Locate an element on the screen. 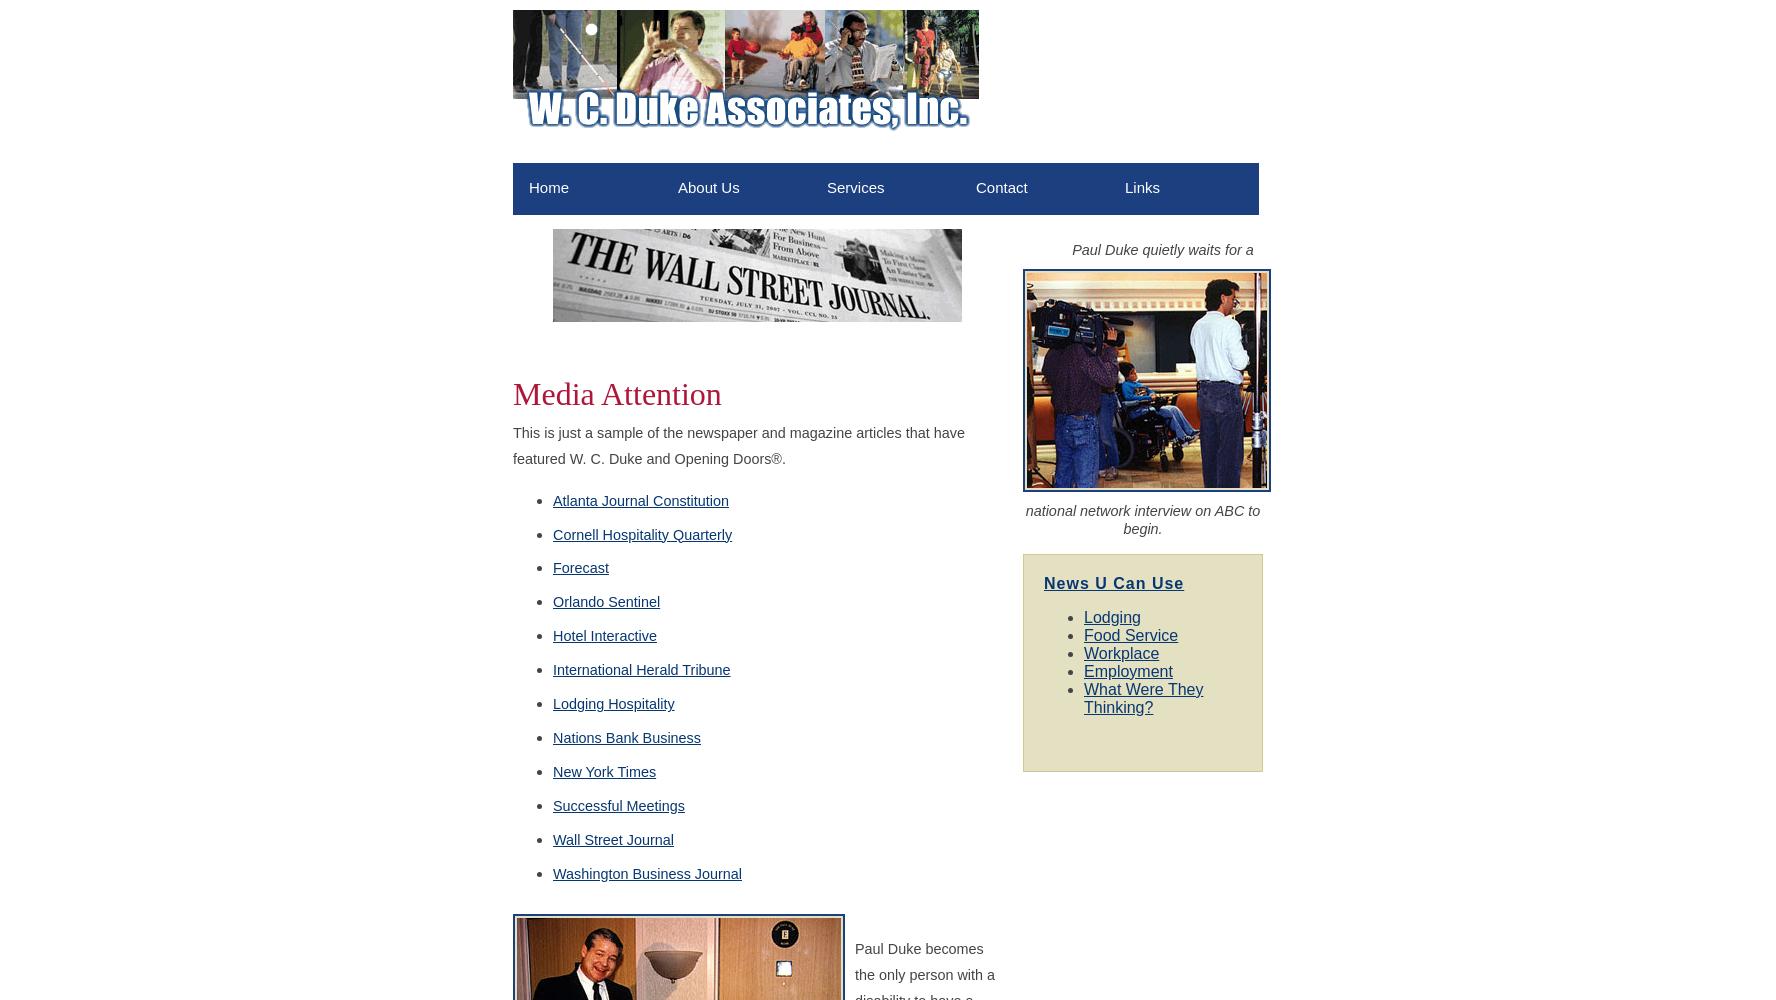 This screenshot has height=1000, width=1776. 'Washington Business Journal' is located at coordinates (646, 872).